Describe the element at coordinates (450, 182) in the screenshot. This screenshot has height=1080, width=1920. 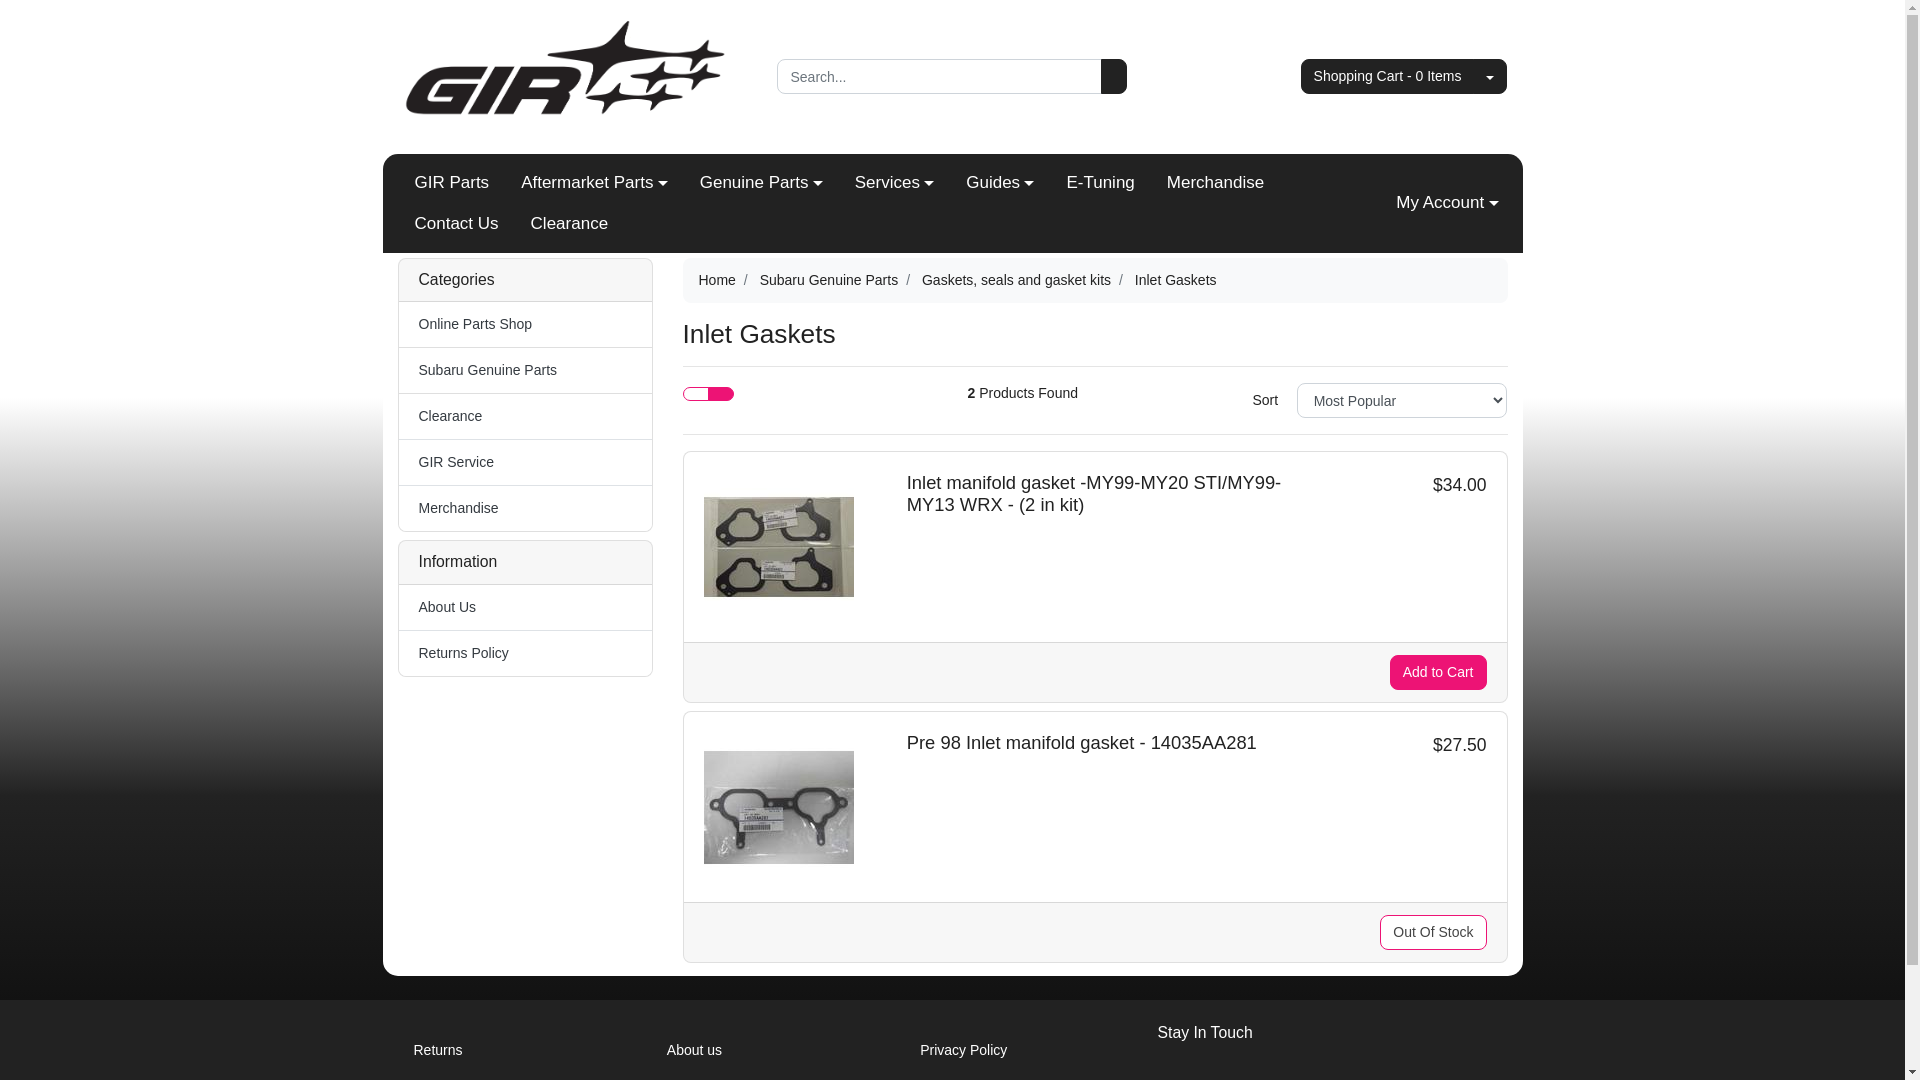
I see `'GIR Parts'` at that location.